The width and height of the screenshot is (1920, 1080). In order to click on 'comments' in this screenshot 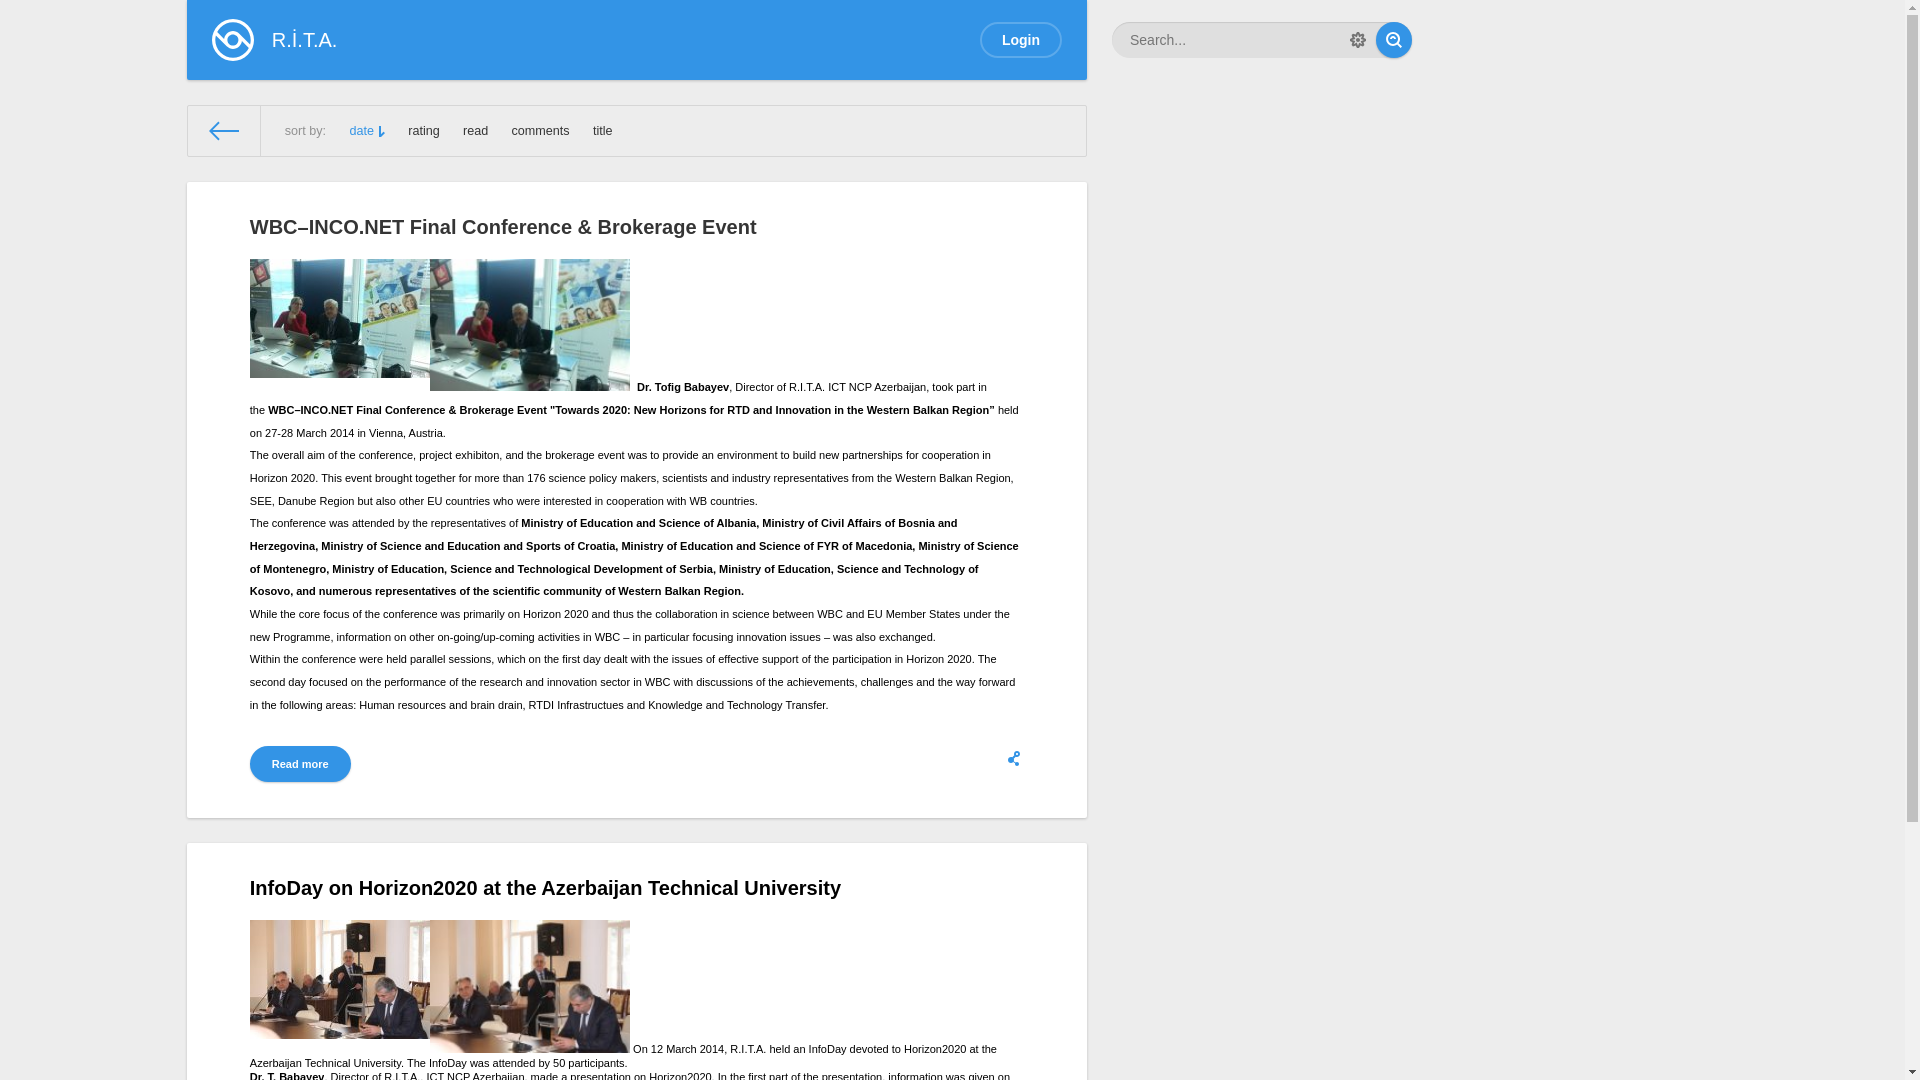, I will do `click(512, 131)`.